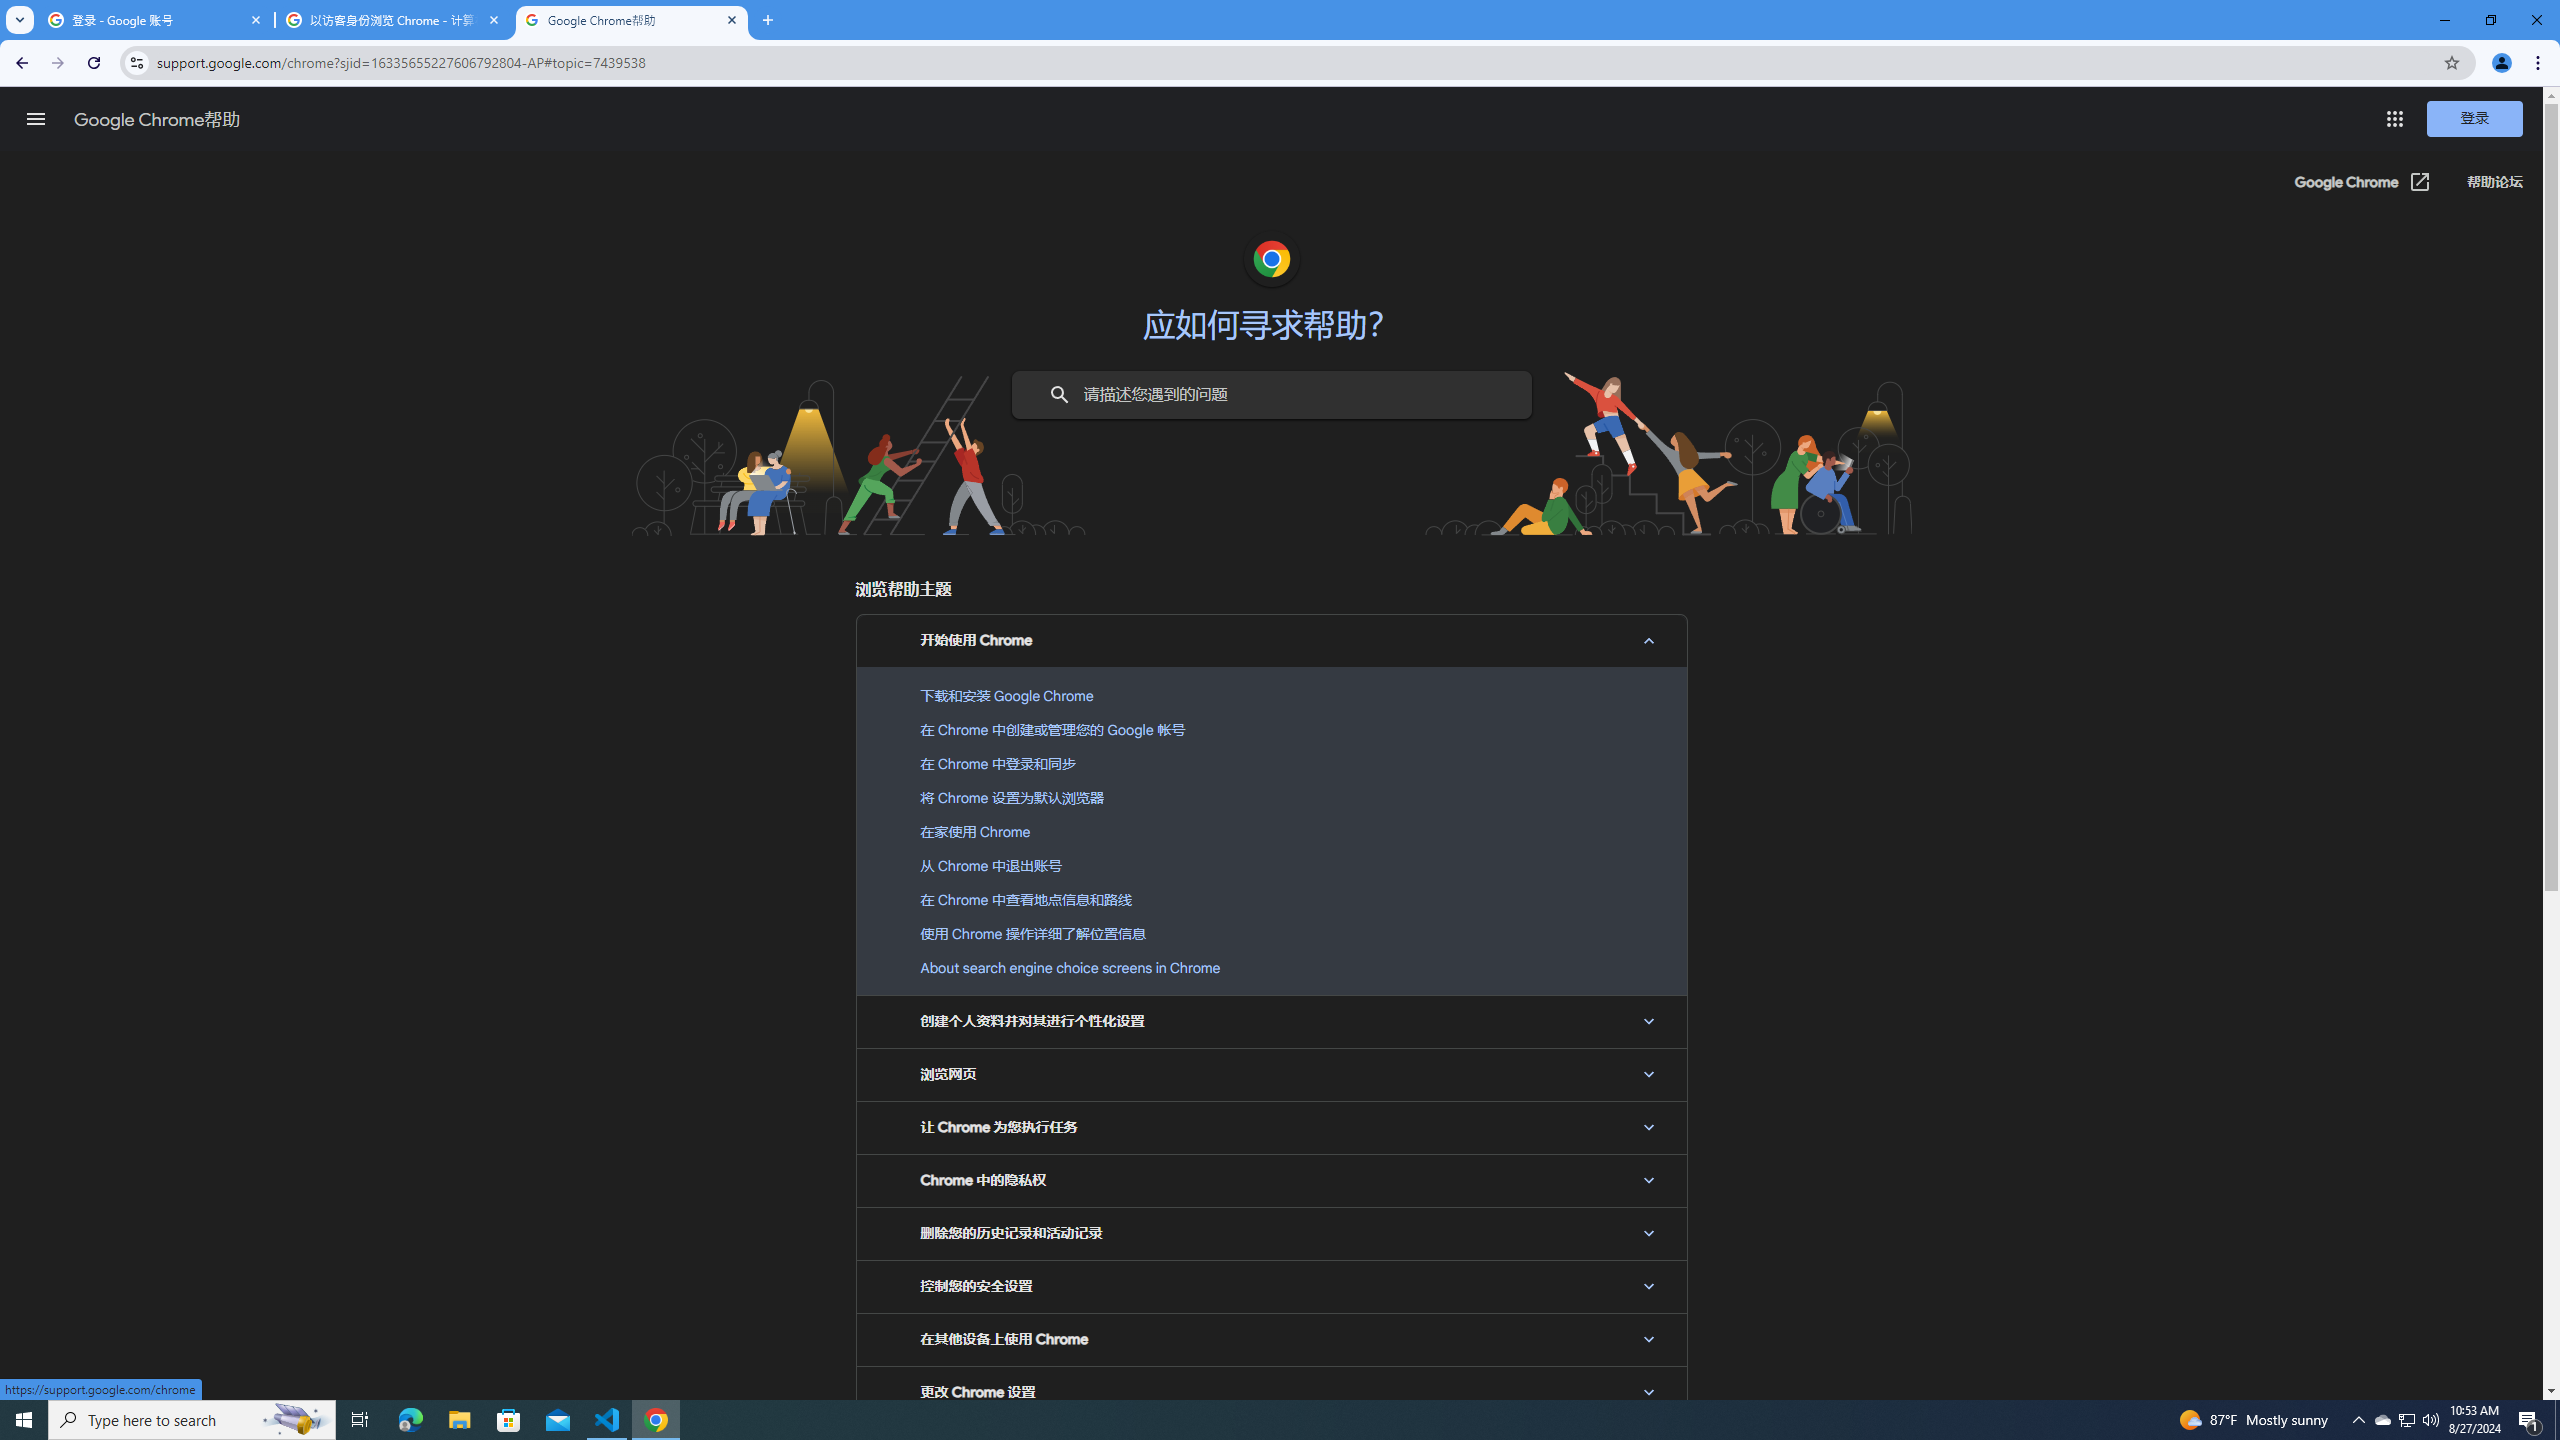 The image size is (2560, 1440). Describe the element at coordinates (1271, 966) in the screenshot. I see `'About search engine choice screens in Chrome'` at that location.